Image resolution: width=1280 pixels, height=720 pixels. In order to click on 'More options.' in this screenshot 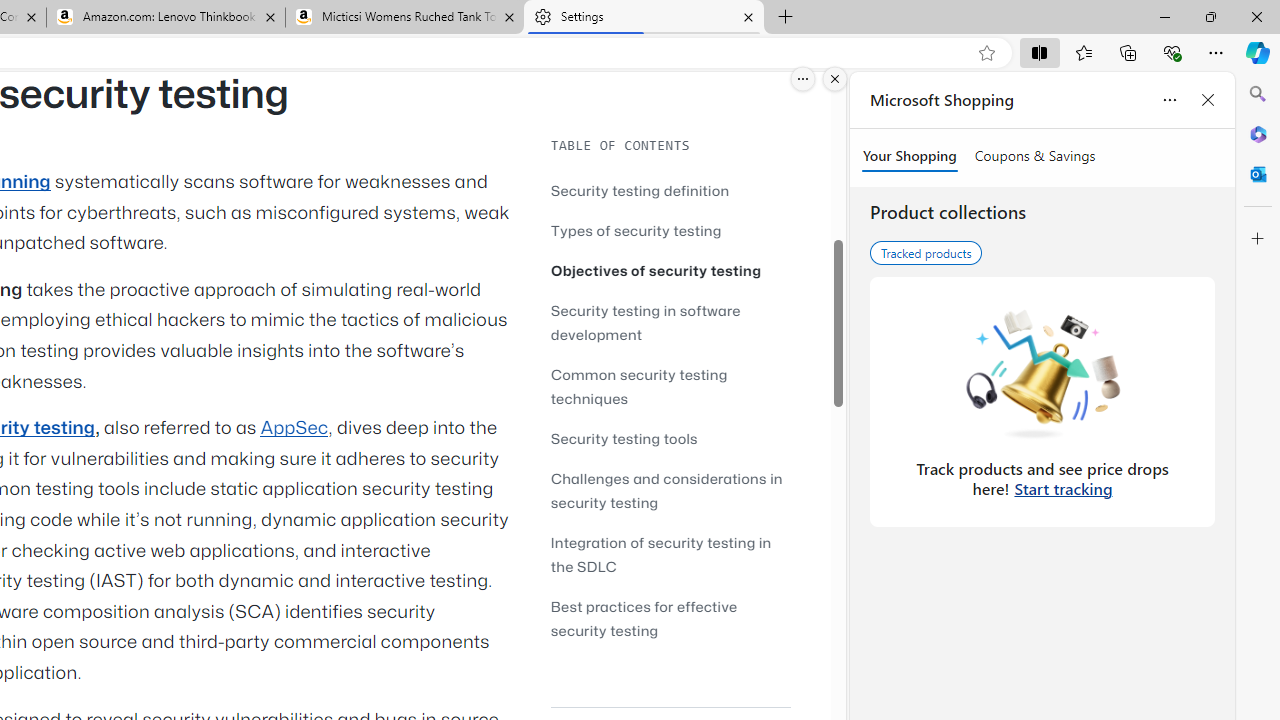, I will do `click(803, 78)`.